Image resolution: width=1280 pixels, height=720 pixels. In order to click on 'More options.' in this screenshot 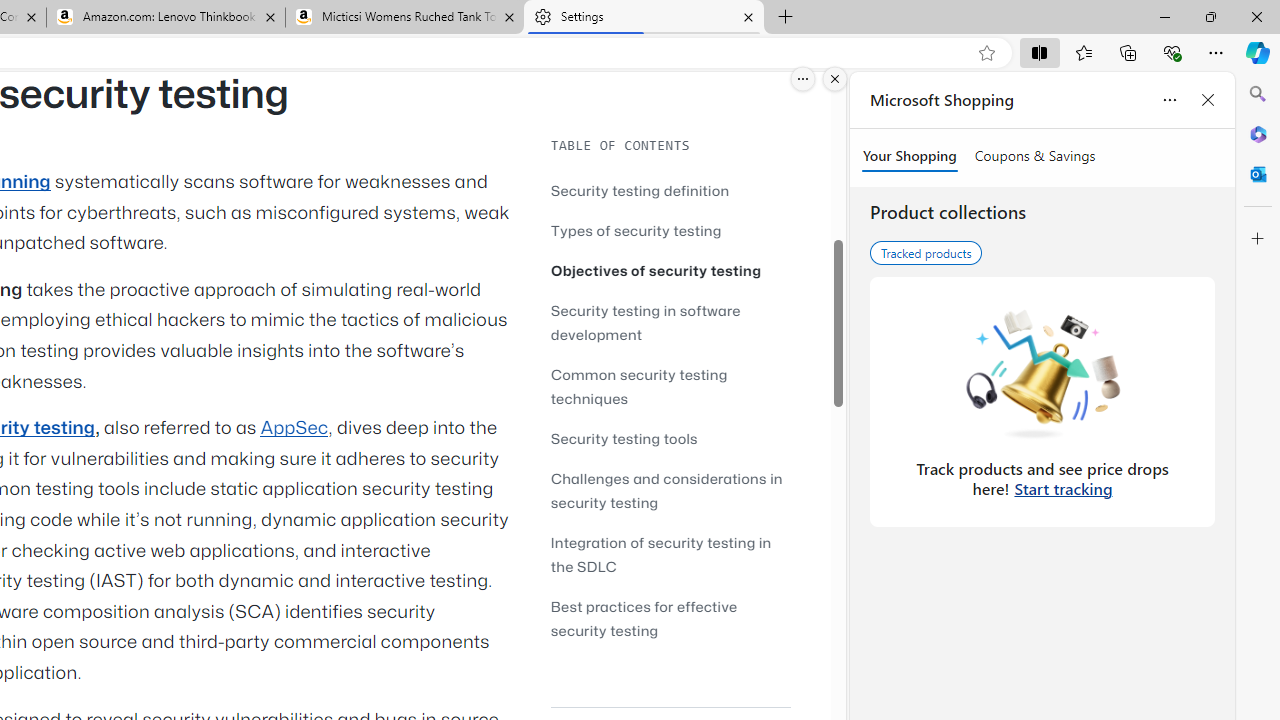, I will do `click(803, 78)`.